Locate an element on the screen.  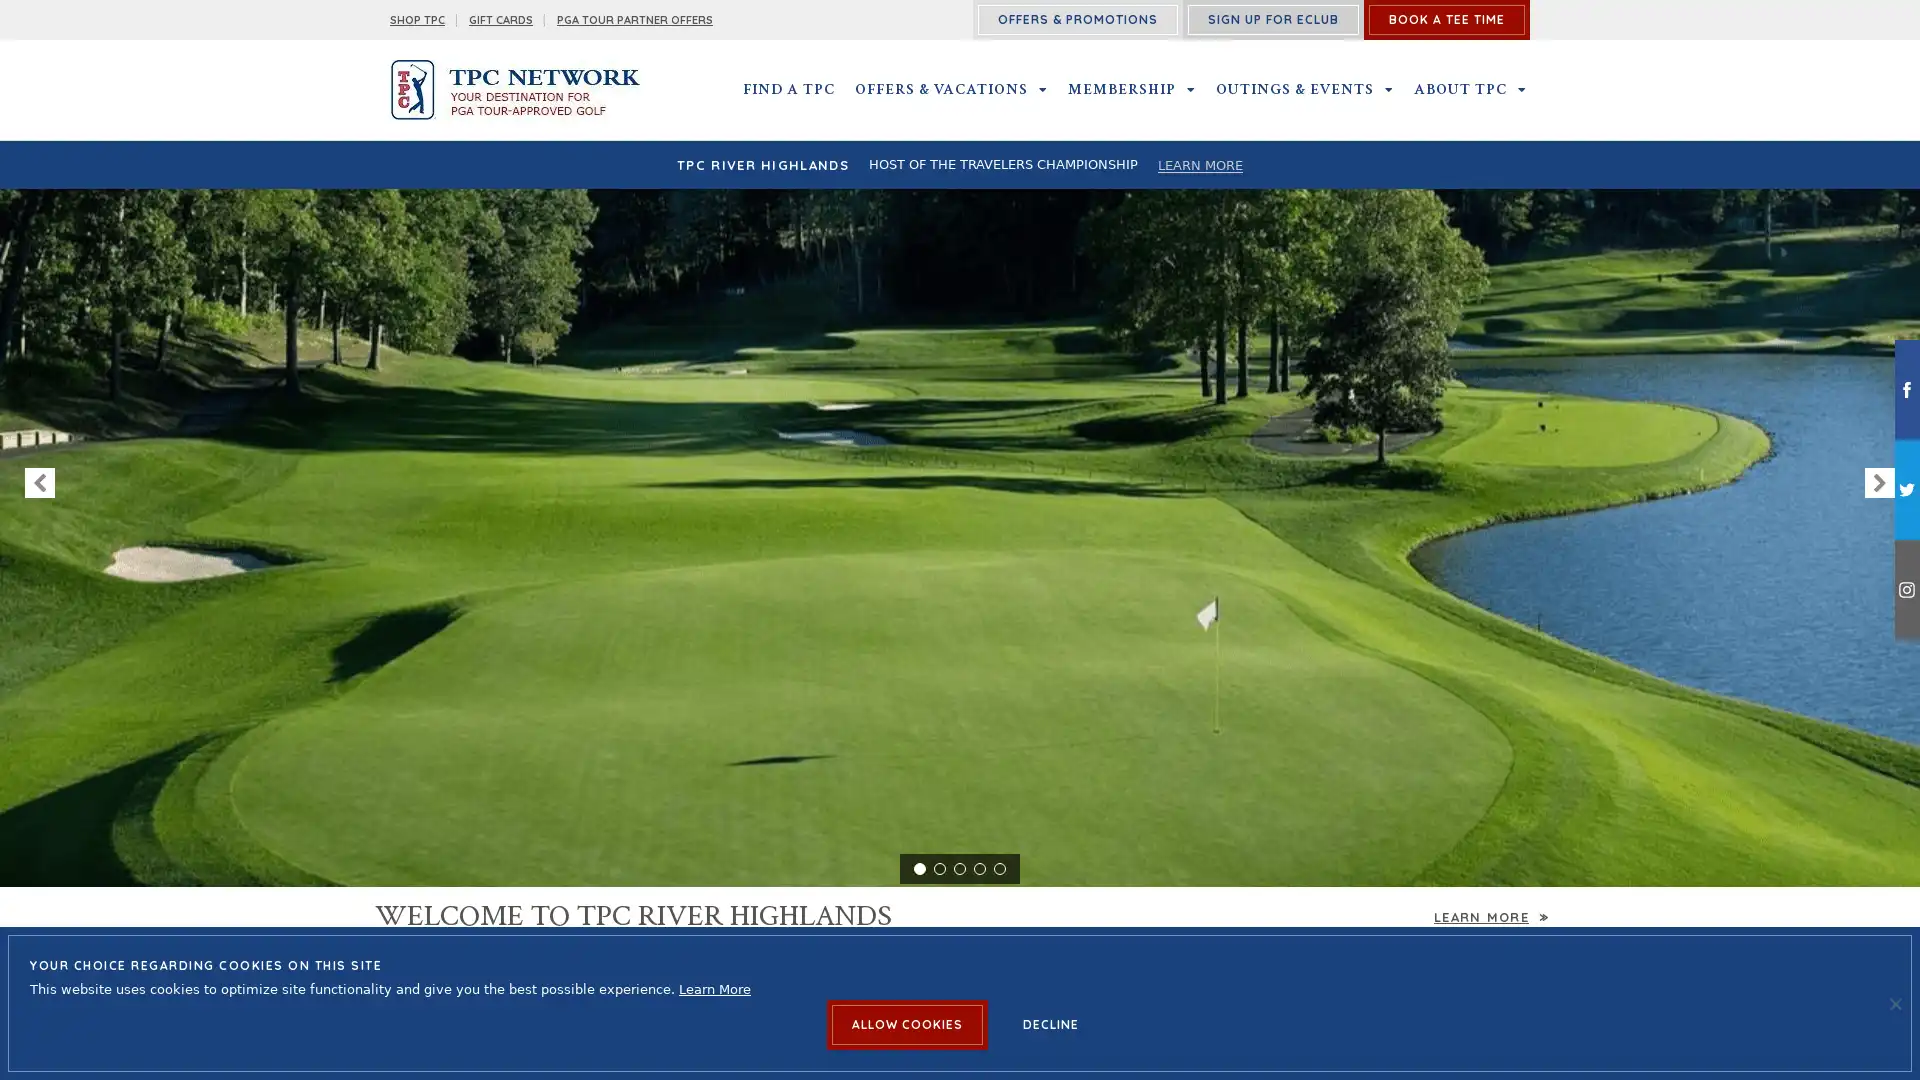
MEMBERSHIP SUBMENU is located at coordinates (1189, 88).